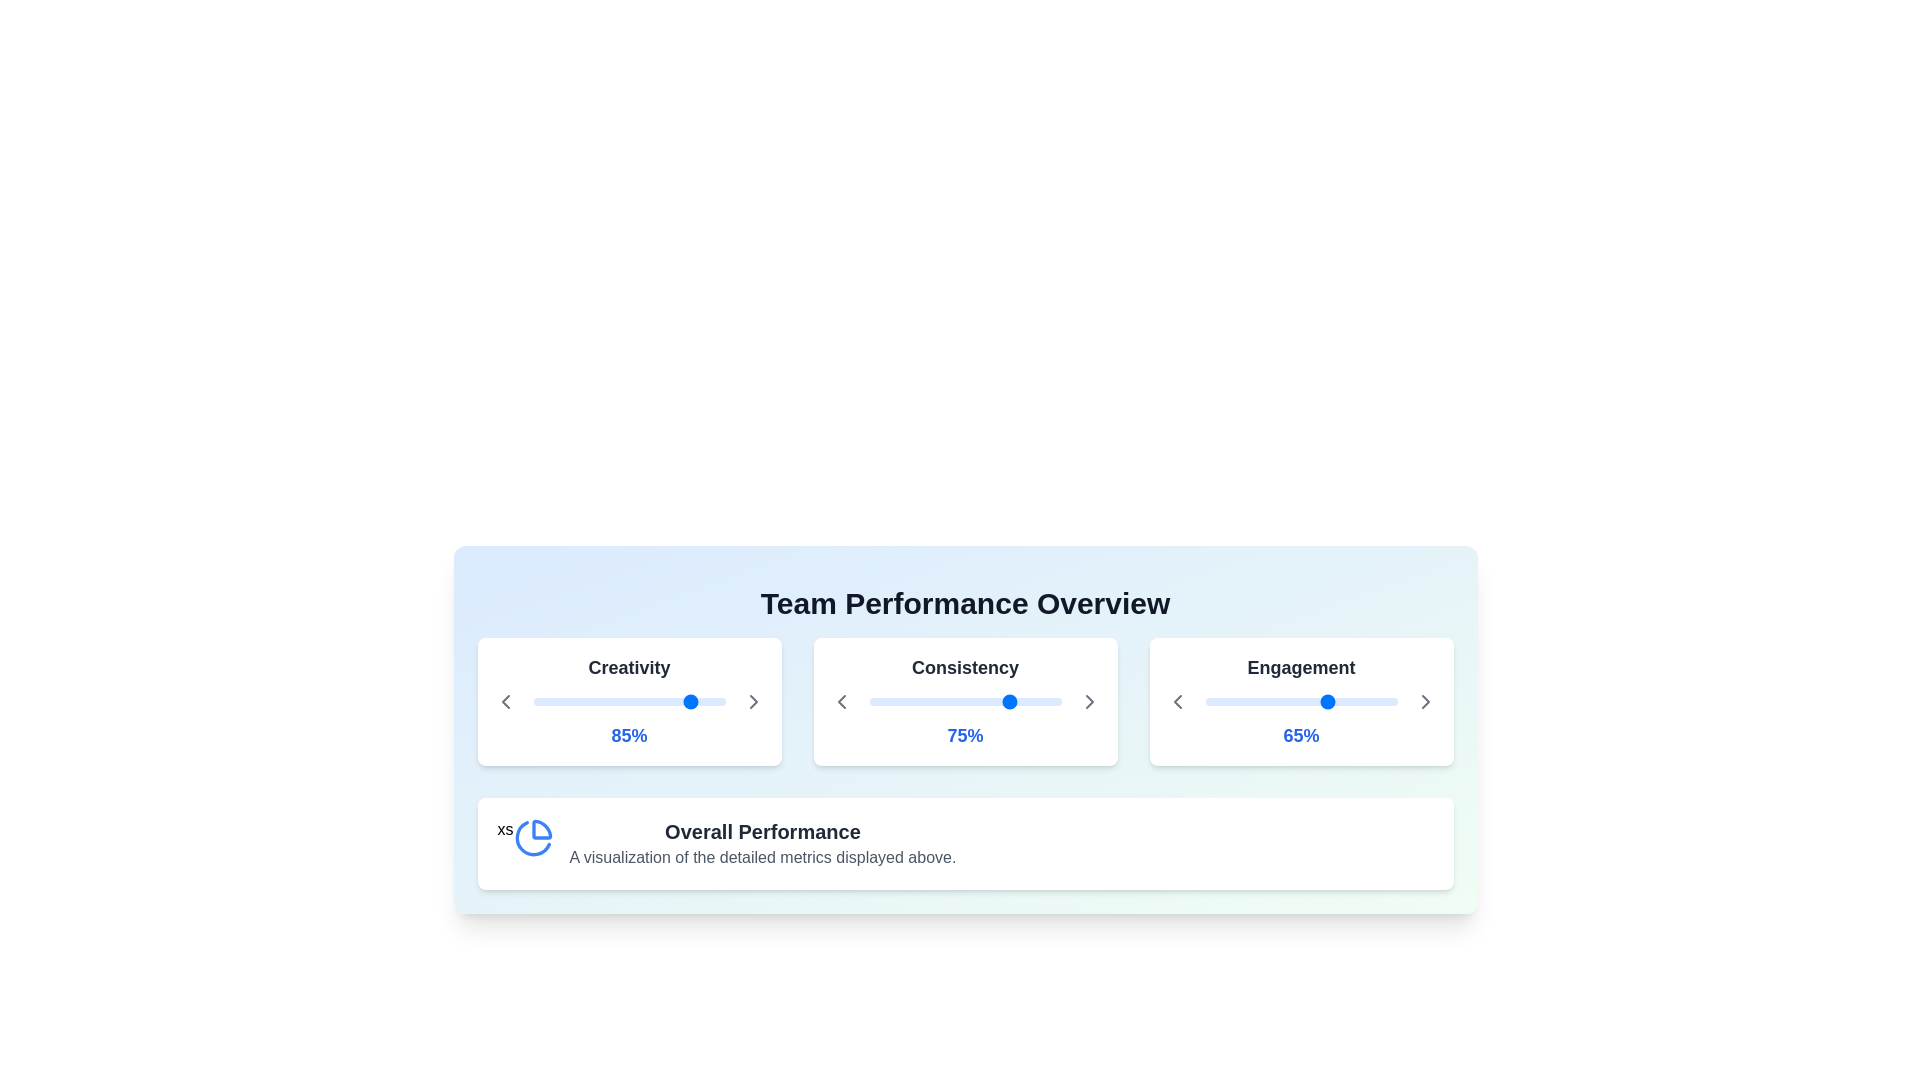 Image resolution: width=1920 pixels, height=1080 pixels. Describe the element at coordinates (532, 838) in the screenshot. I see `the blue arc segment of the pie chart icon located in the lower-left section of the card under 'Overall Performance'` at that location.